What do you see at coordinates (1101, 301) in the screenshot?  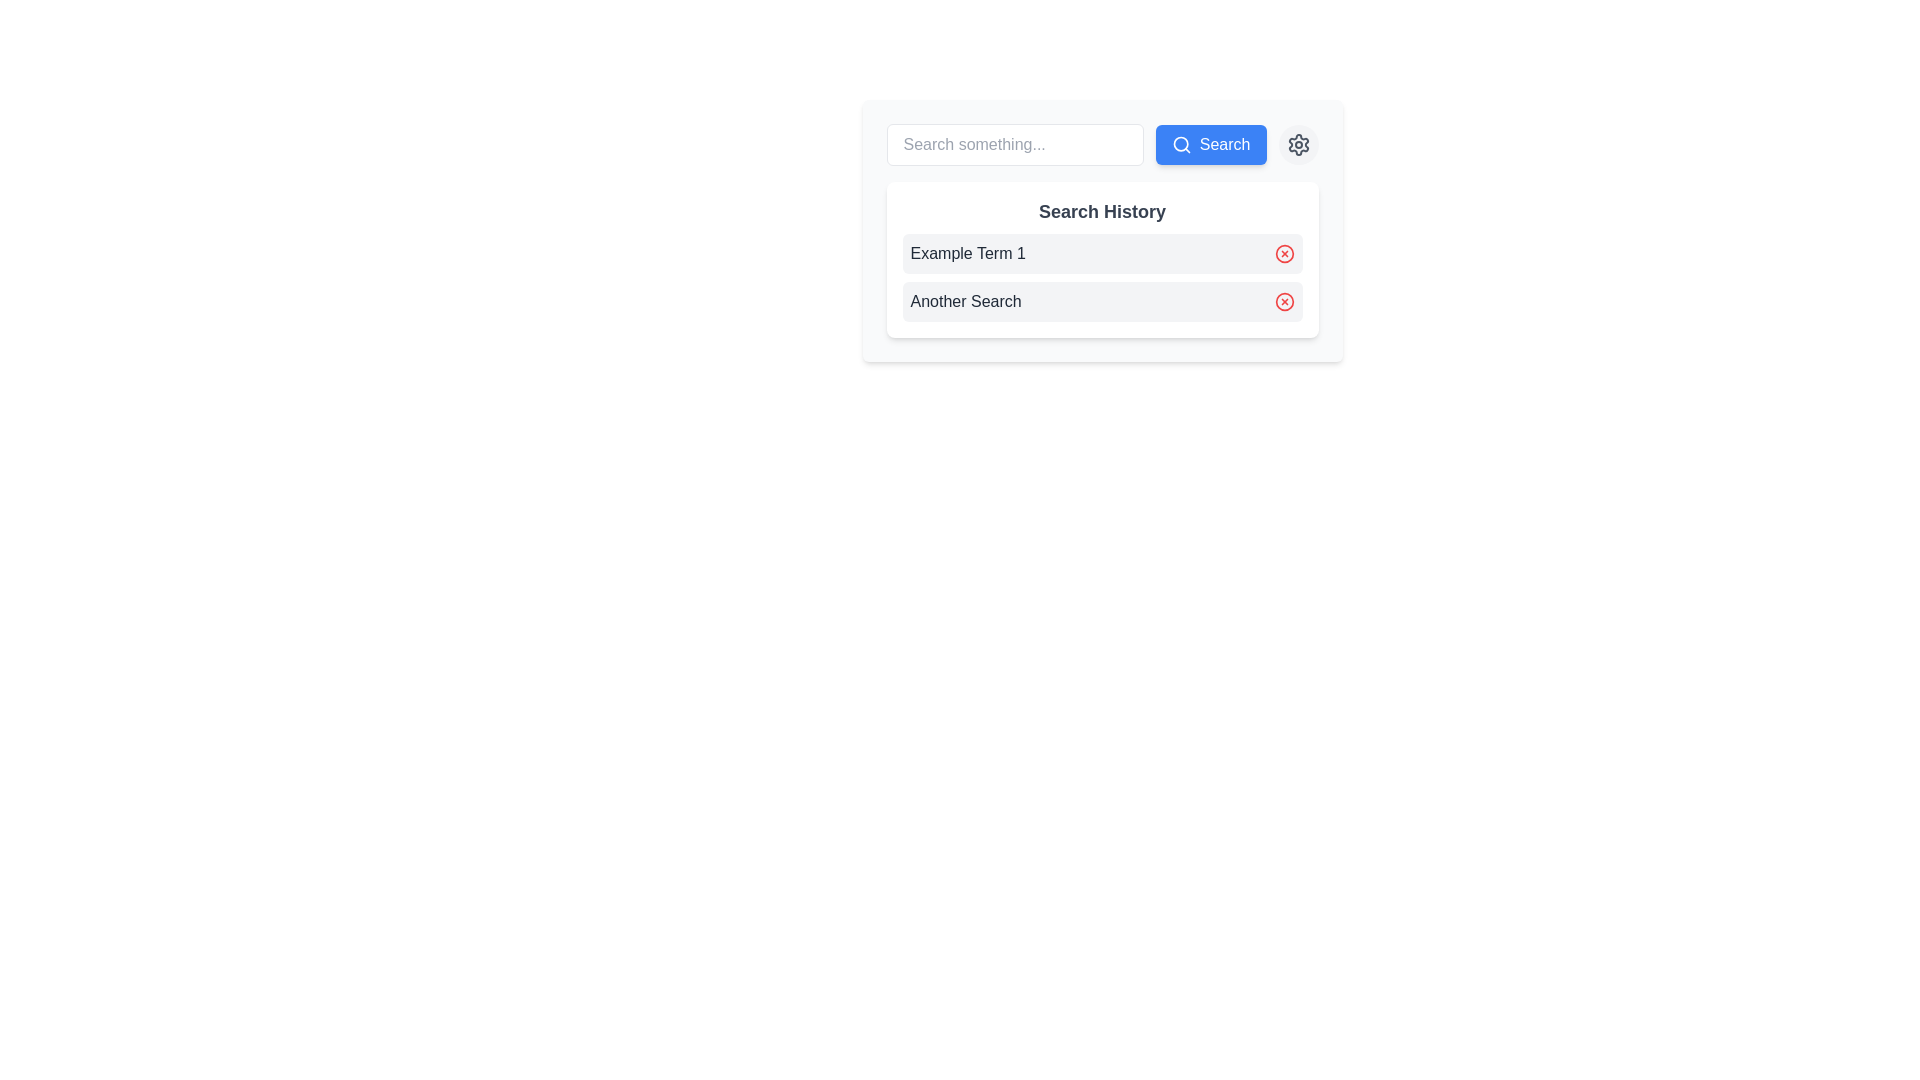 I see `the second list item in the 'Search History' section, which is positioned directly below 'Example Term 1'` at bounding box center [1101, 301].